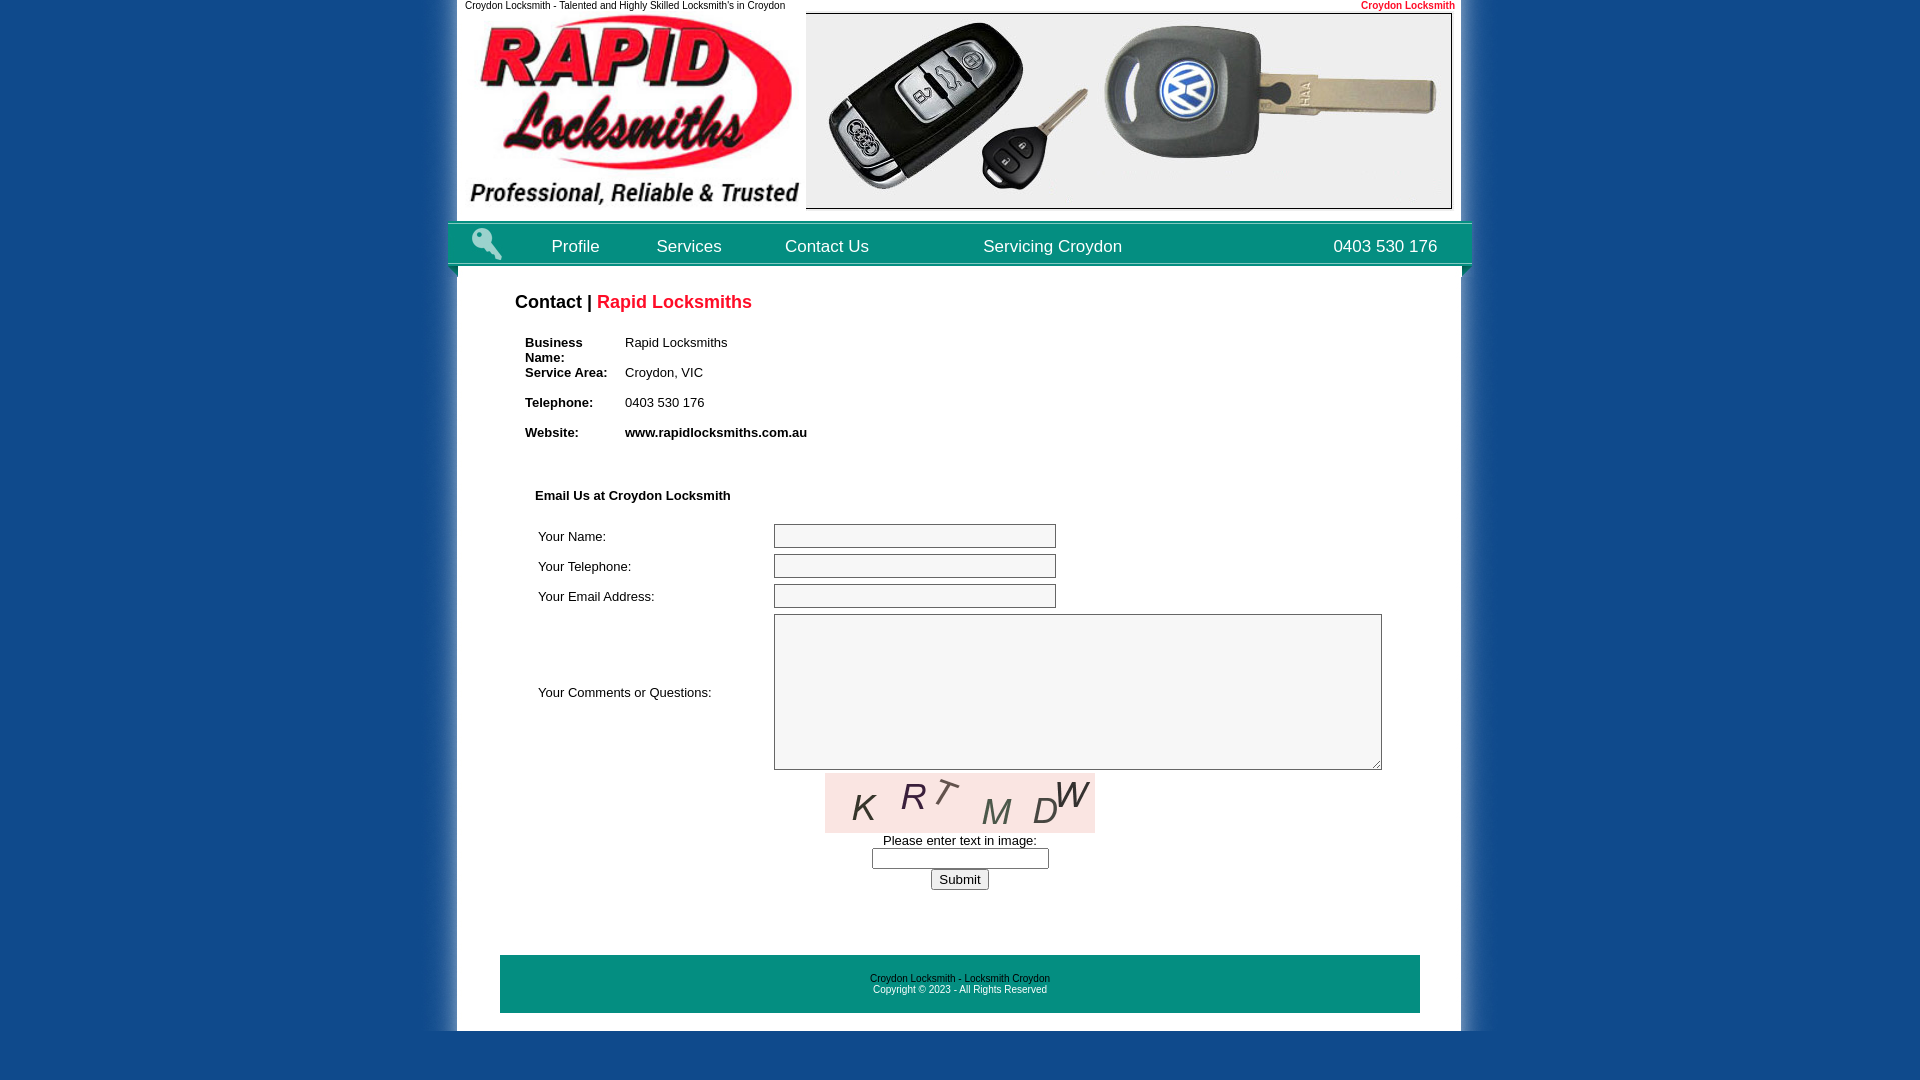 This screenshot has width=1920, height=1080. I want to click on 'www.rapidlocksmiths.com.au', so click(715, 430).